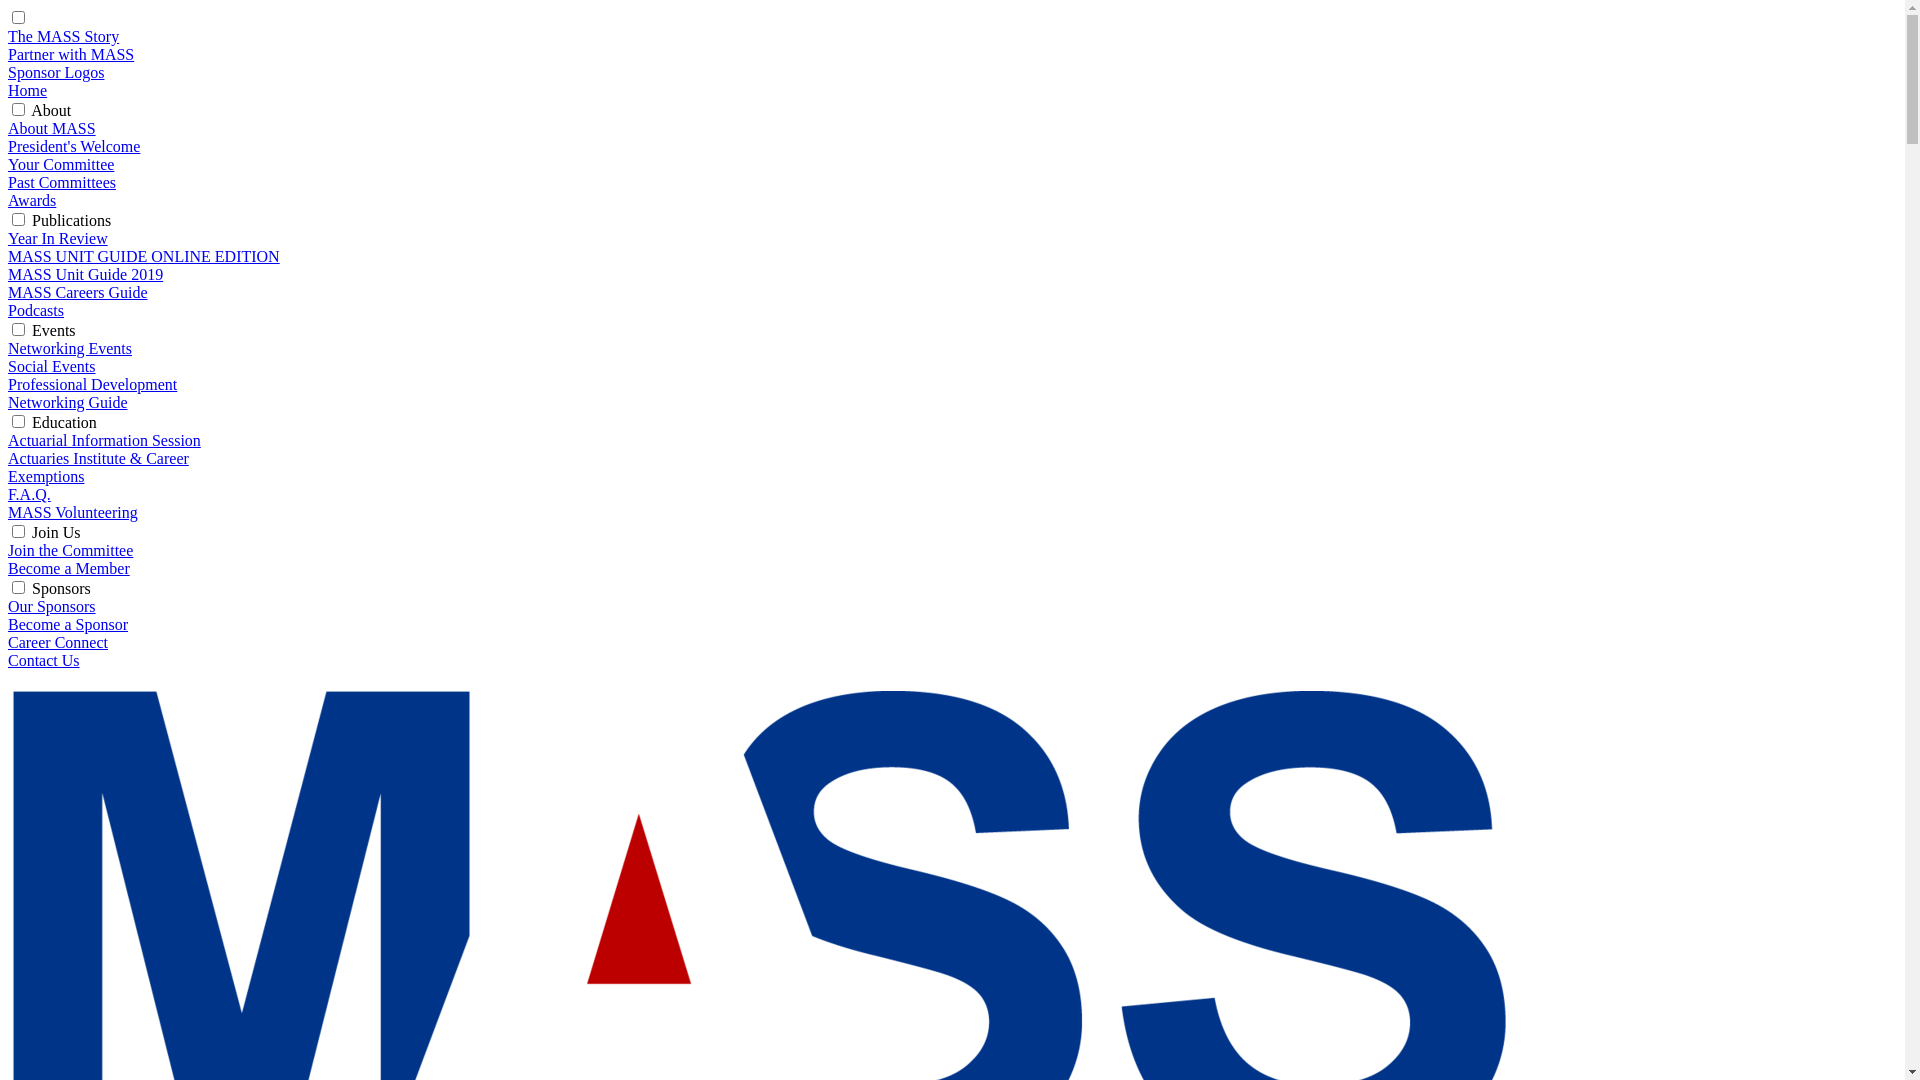 Image resolution: width=1920 pixels, height=1080 pixels. Describe the element at coordinates (84, 274) in the screenshot. I see `'MASS Unit Guide 2019'` at that location.